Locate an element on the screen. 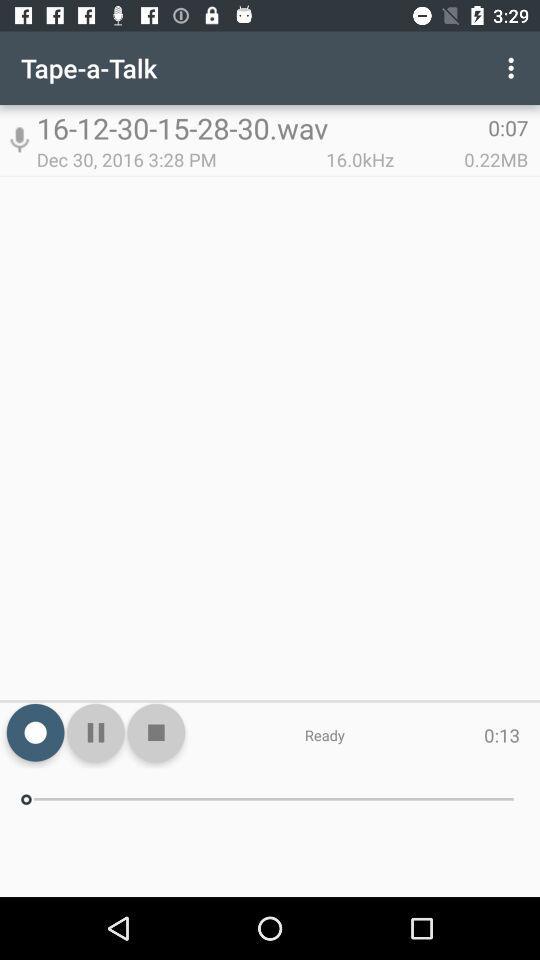 This screenshot has height=960, width=540. item to the left of 16 12 30 is located at coordinates (18, 139).